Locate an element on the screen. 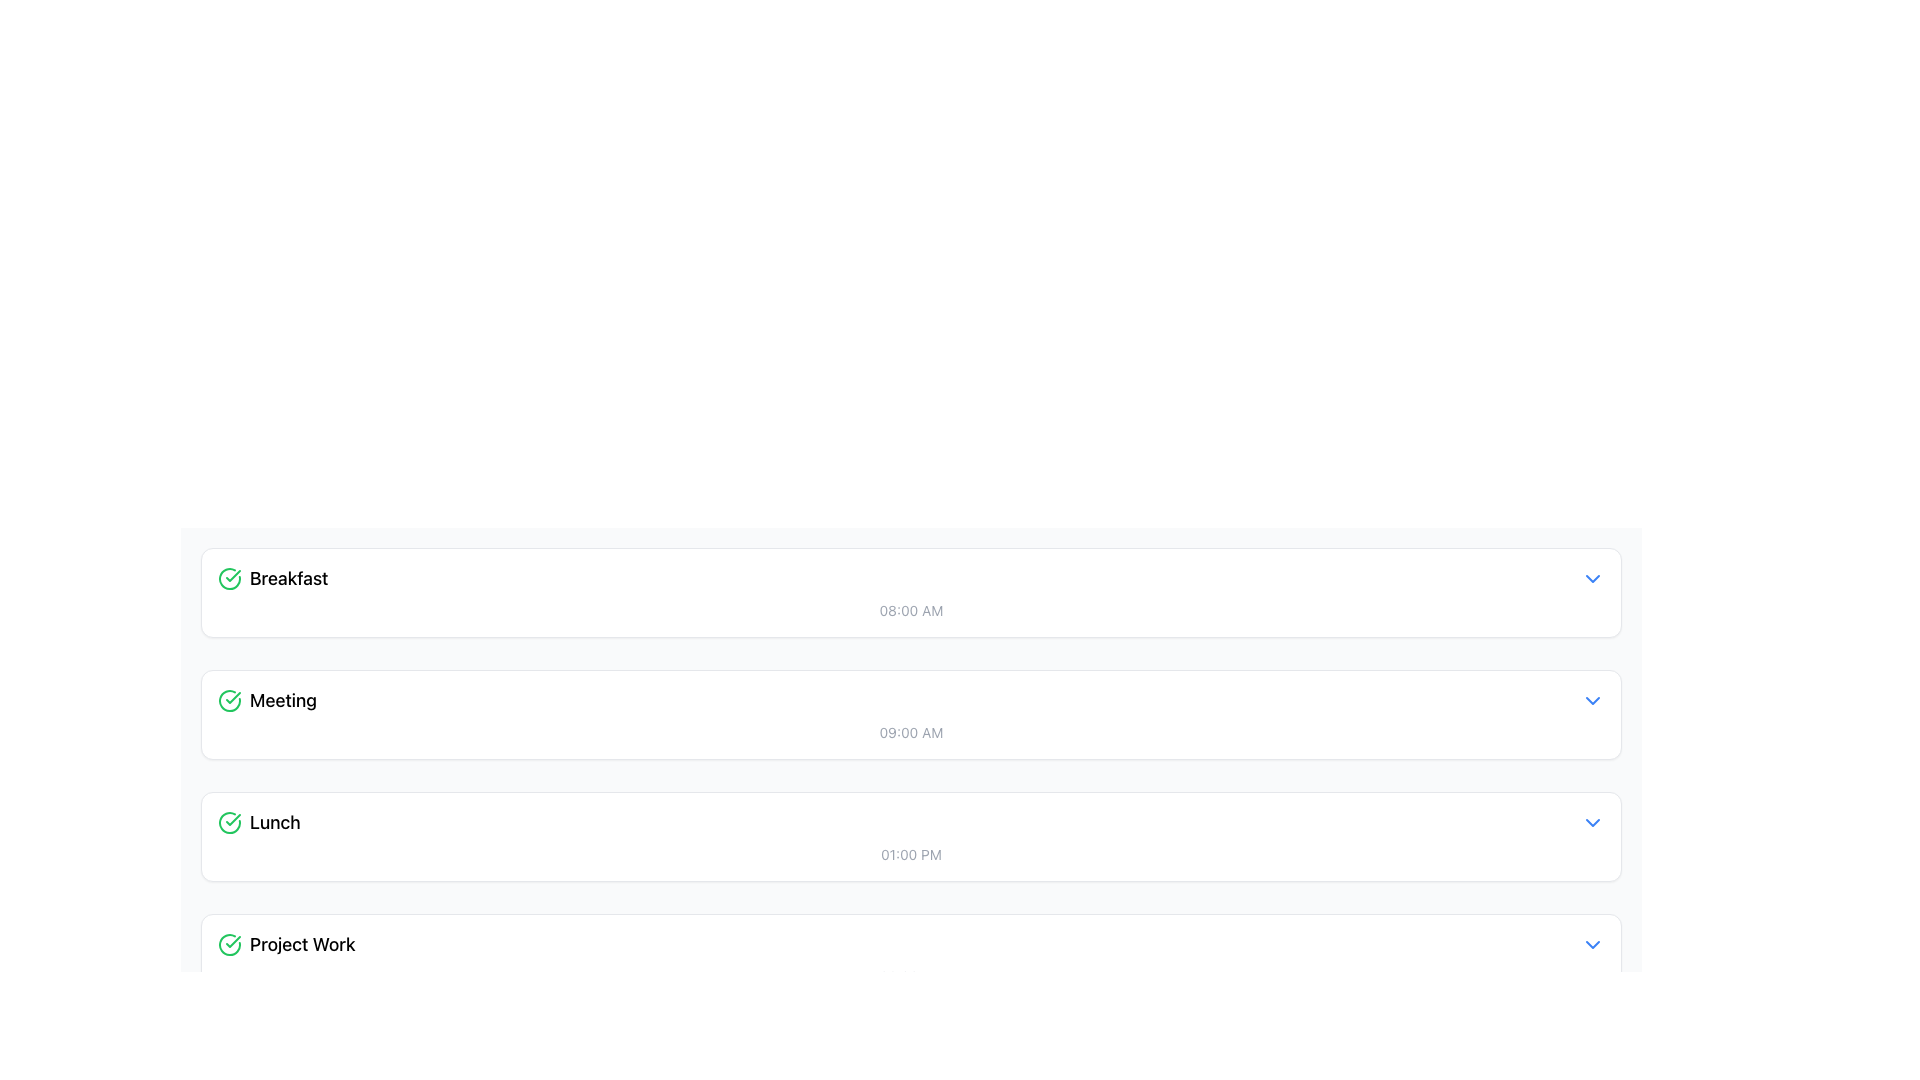 The image size is (1920, 1080). label of the first List Item in the task list, which features a green circular checkmark icon and the text 'Breakfast' is located at coordinates (272, 578).